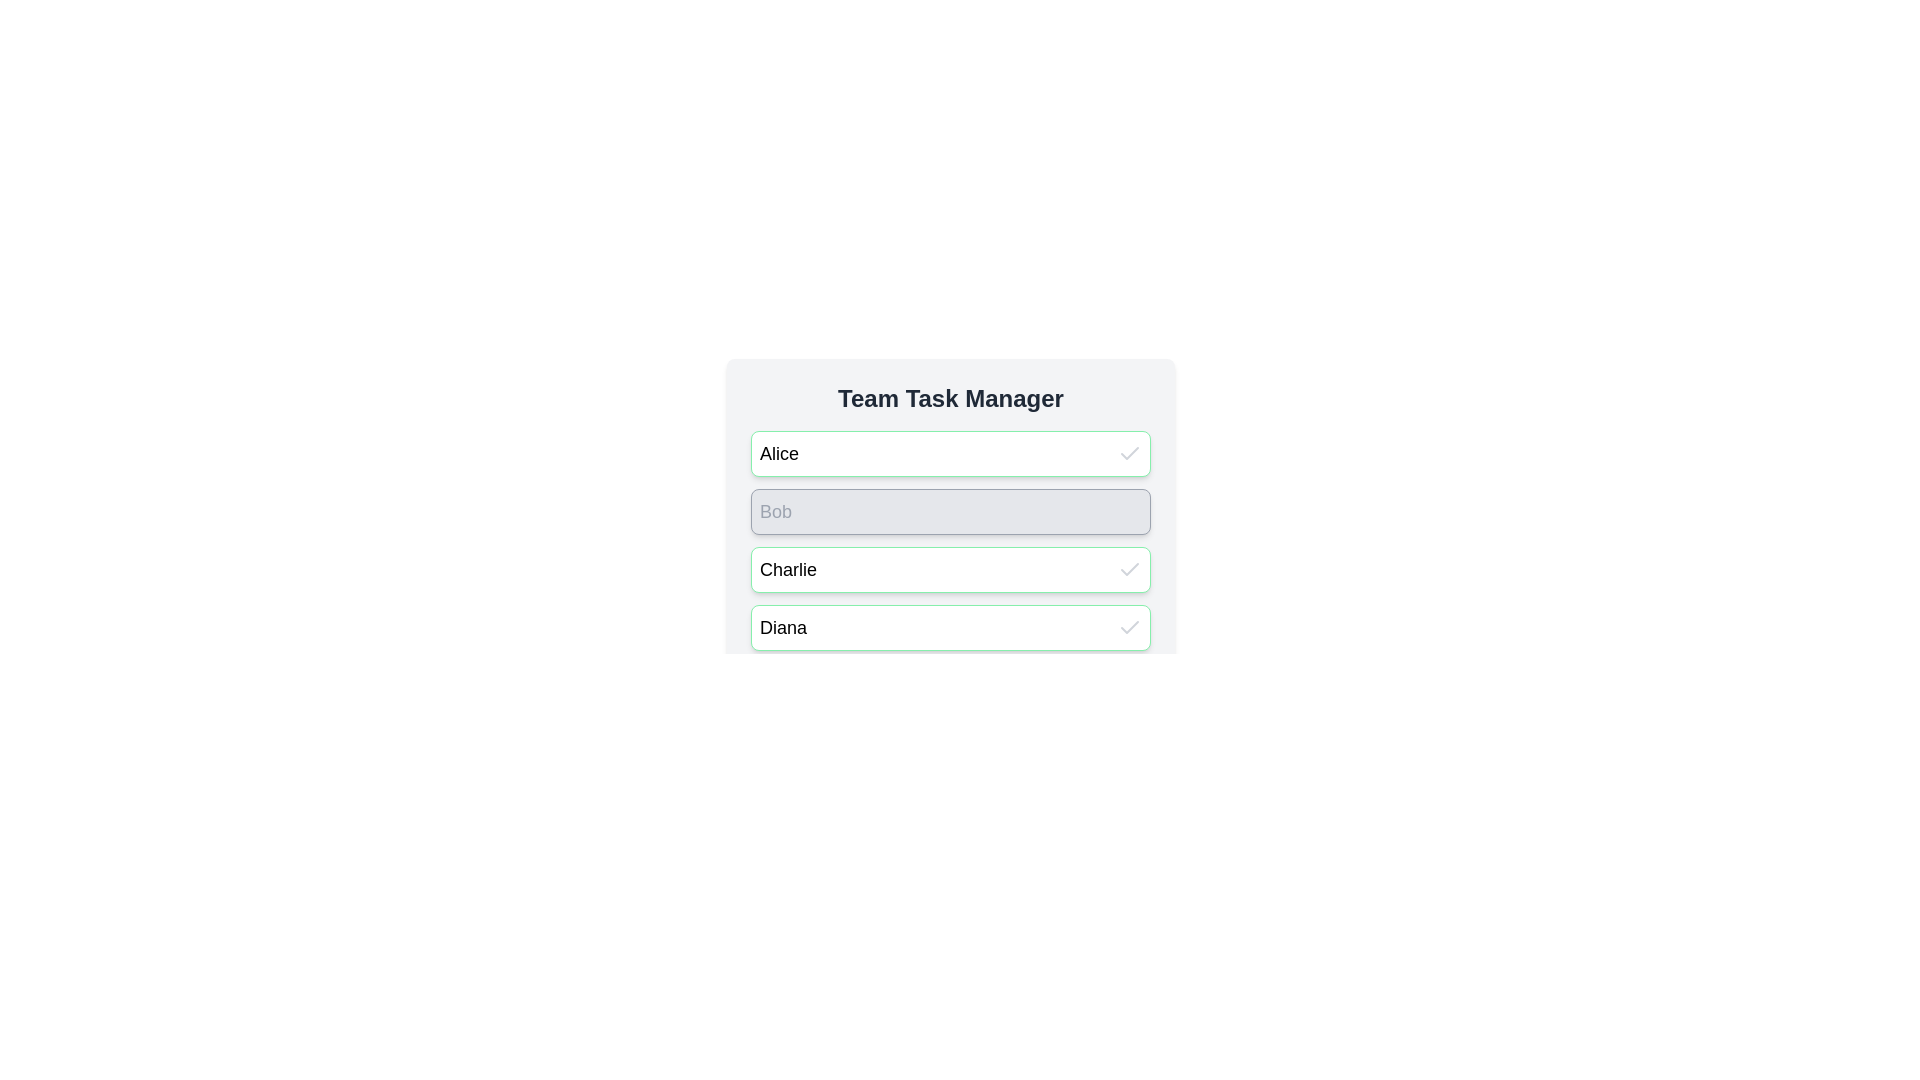  Describe the element at coordinates (949, 570) in the screenshot. I see `the list item labeled 'Charlie', which is the third item in a vertical list with a white background and a thin green border` at that location.